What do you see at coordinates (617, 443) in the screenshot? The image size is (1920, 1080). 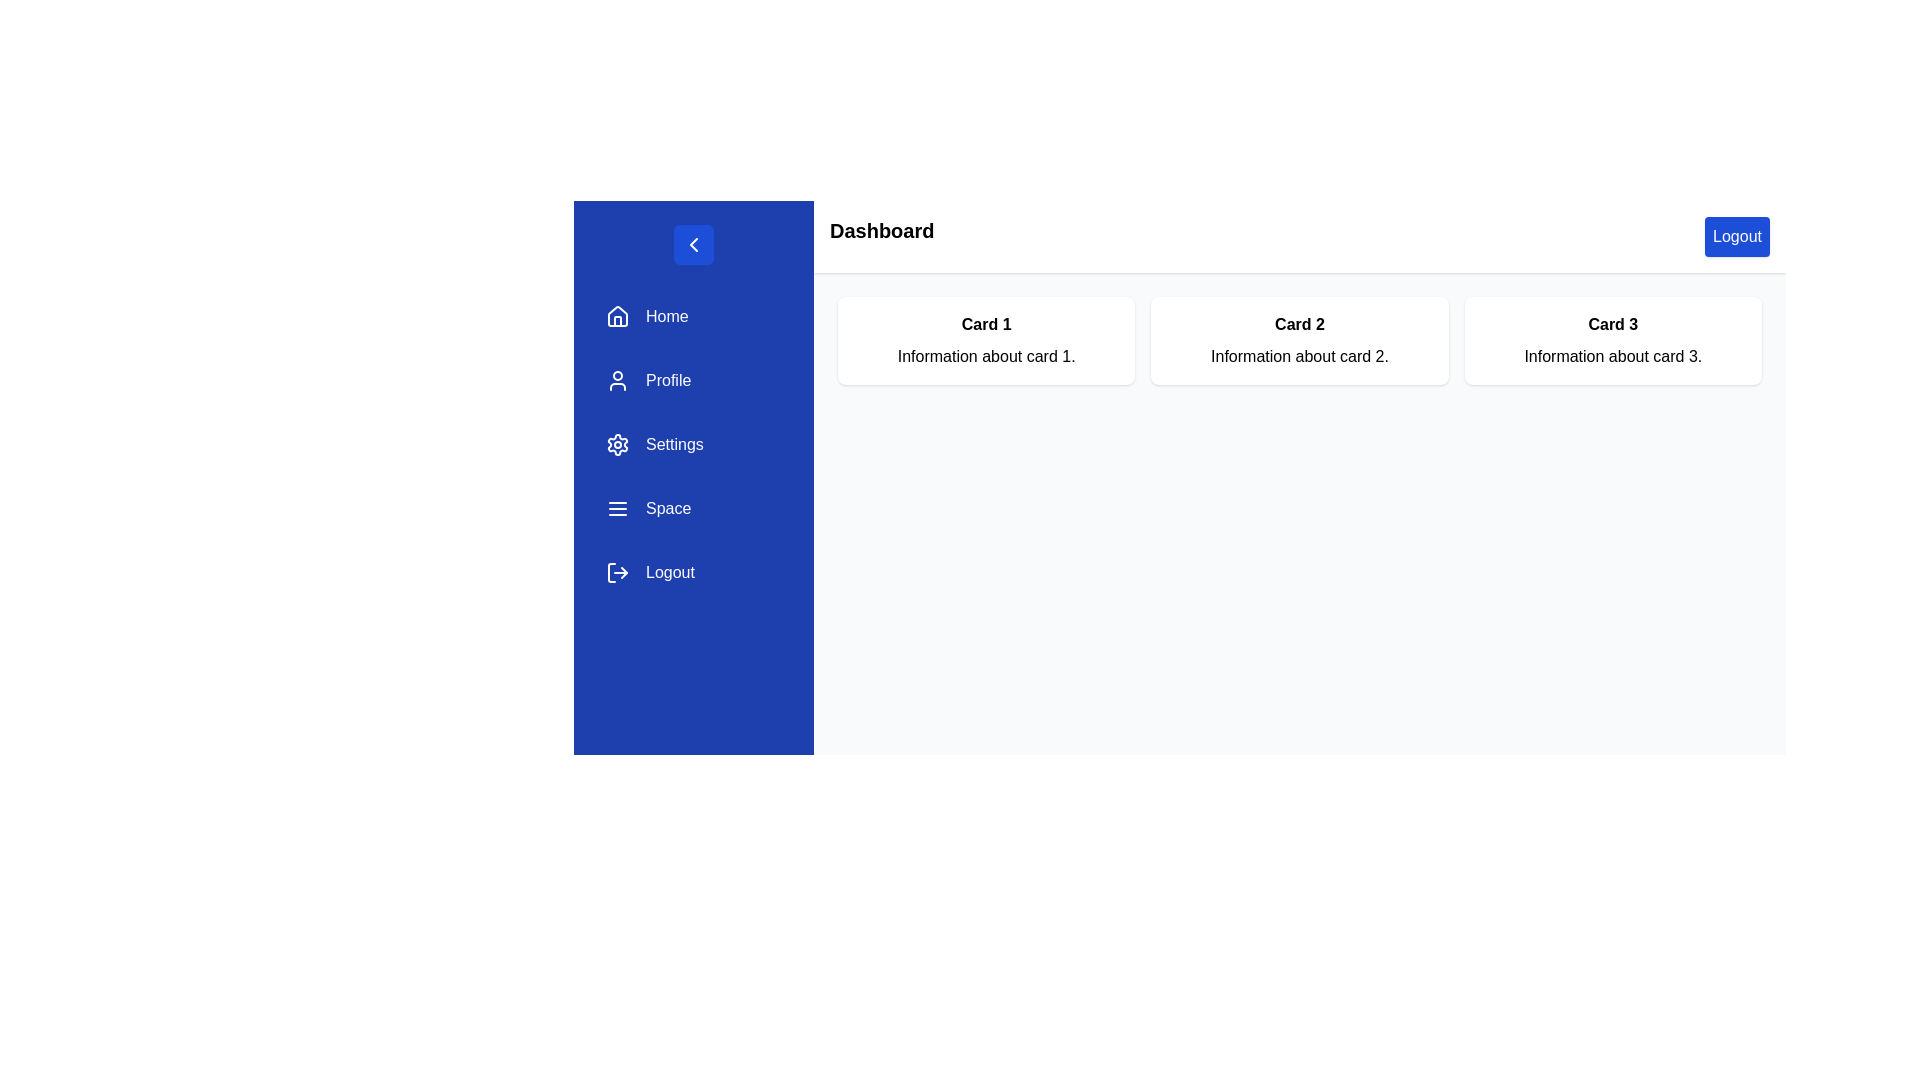 I see `the settings icon, which is a gear or cogwheel located to the left of the 'Settings' text in the vertical navigation menu` at bounding box center [617, 443].